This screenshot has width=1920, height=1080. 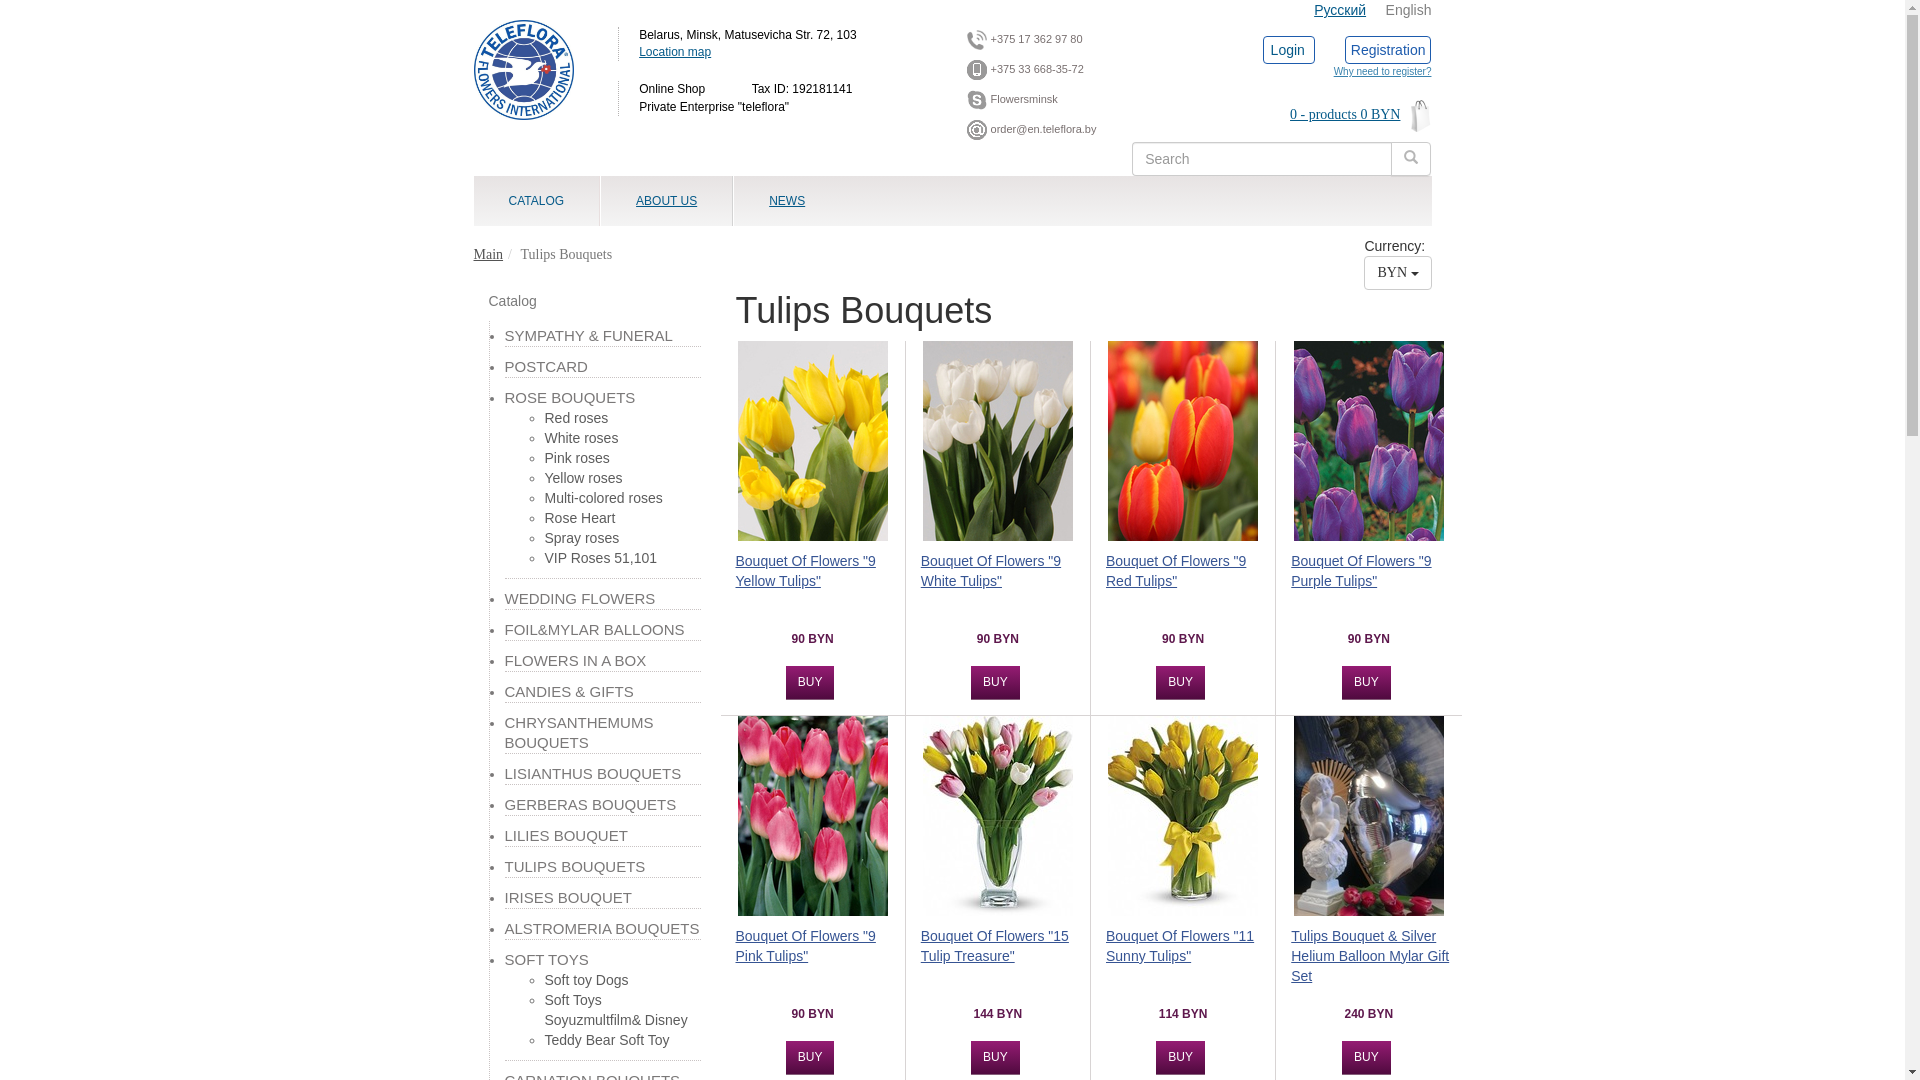 What do you see at coordinates (602, 496) in the screenshot?
I see `'Multi-colored roses'` at bounding box center [602, 496].